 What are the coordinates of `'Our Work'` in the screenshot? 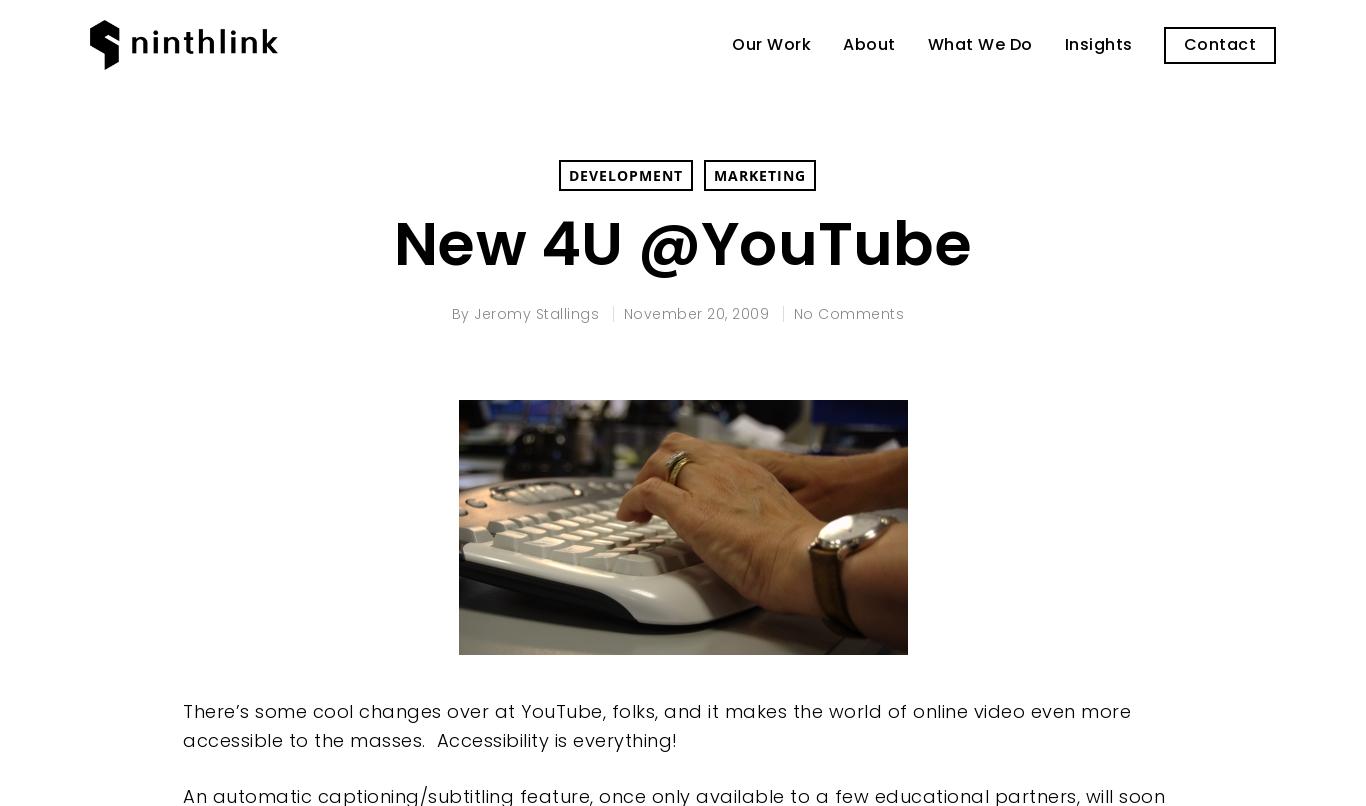 It's located at (771, 43).